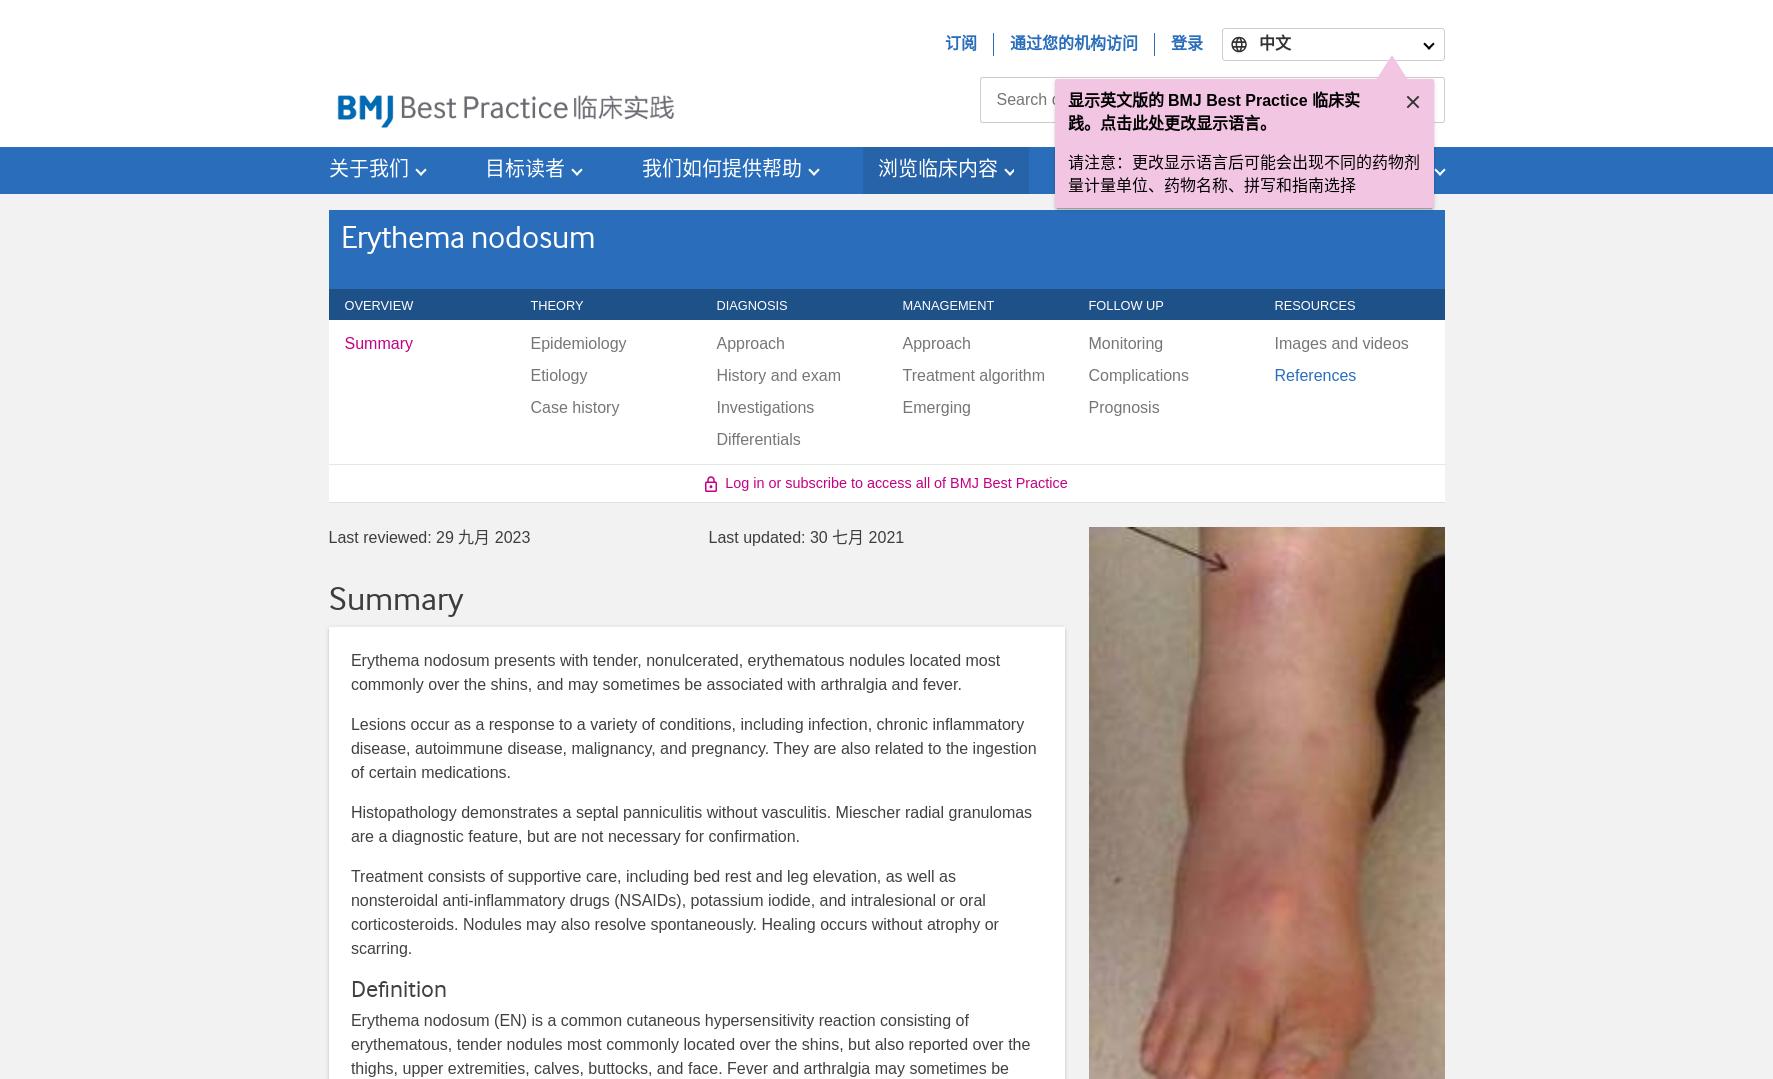  Describe the element at coordinates (529, 304) in the screenshot. I see `'Theory'` at that location.